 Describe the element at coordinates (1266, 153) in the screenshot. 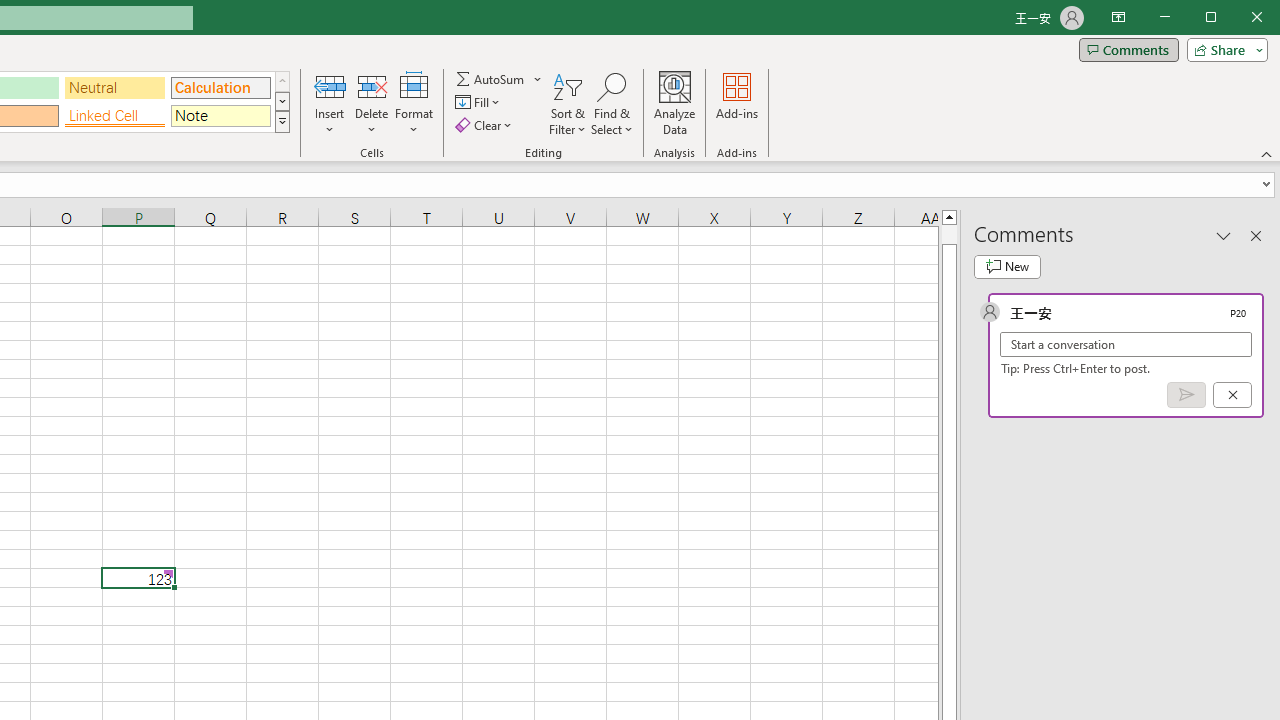

I see `'Collapse the Ribbon'` at that location.